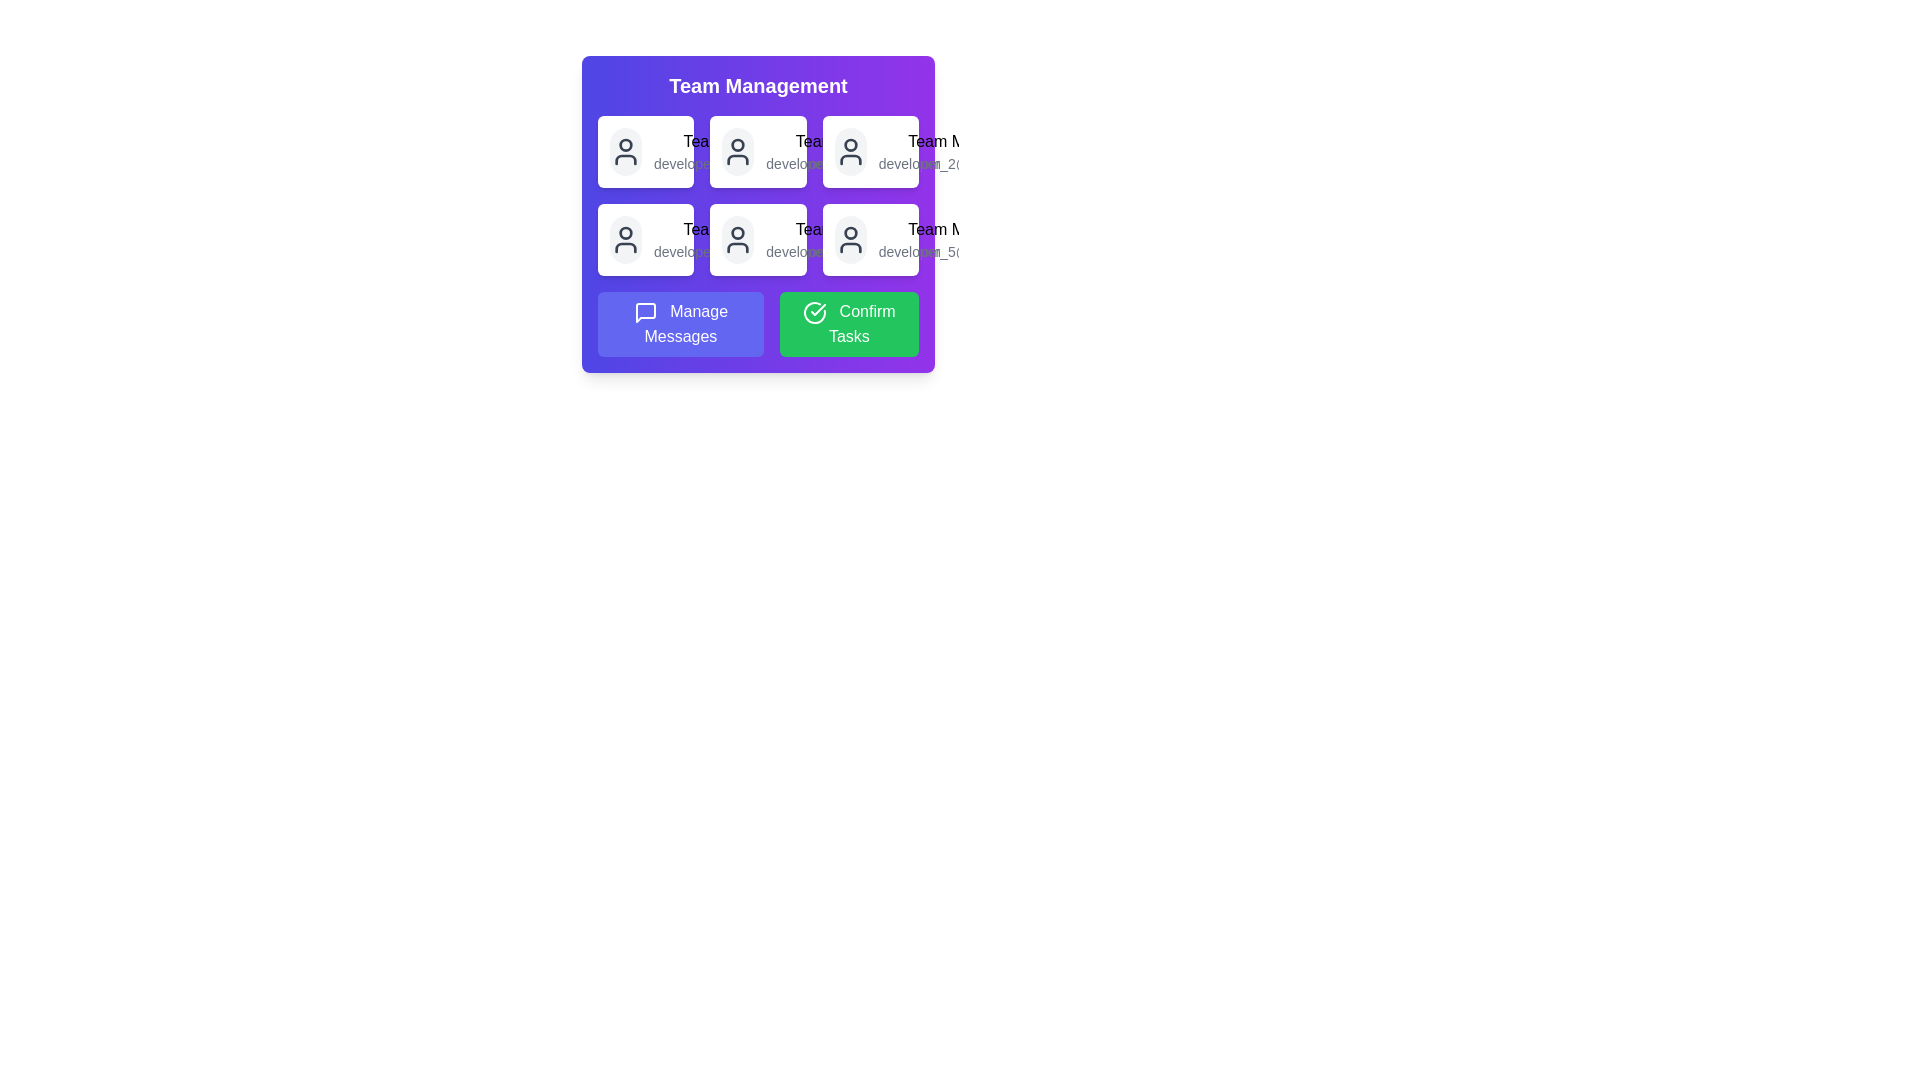 This screenshot has height=1080, width=1920. I want to click on the graphical circle indicating the user's status in the top row of the user icons within the 'Team Management' interface, so click(850, 144).